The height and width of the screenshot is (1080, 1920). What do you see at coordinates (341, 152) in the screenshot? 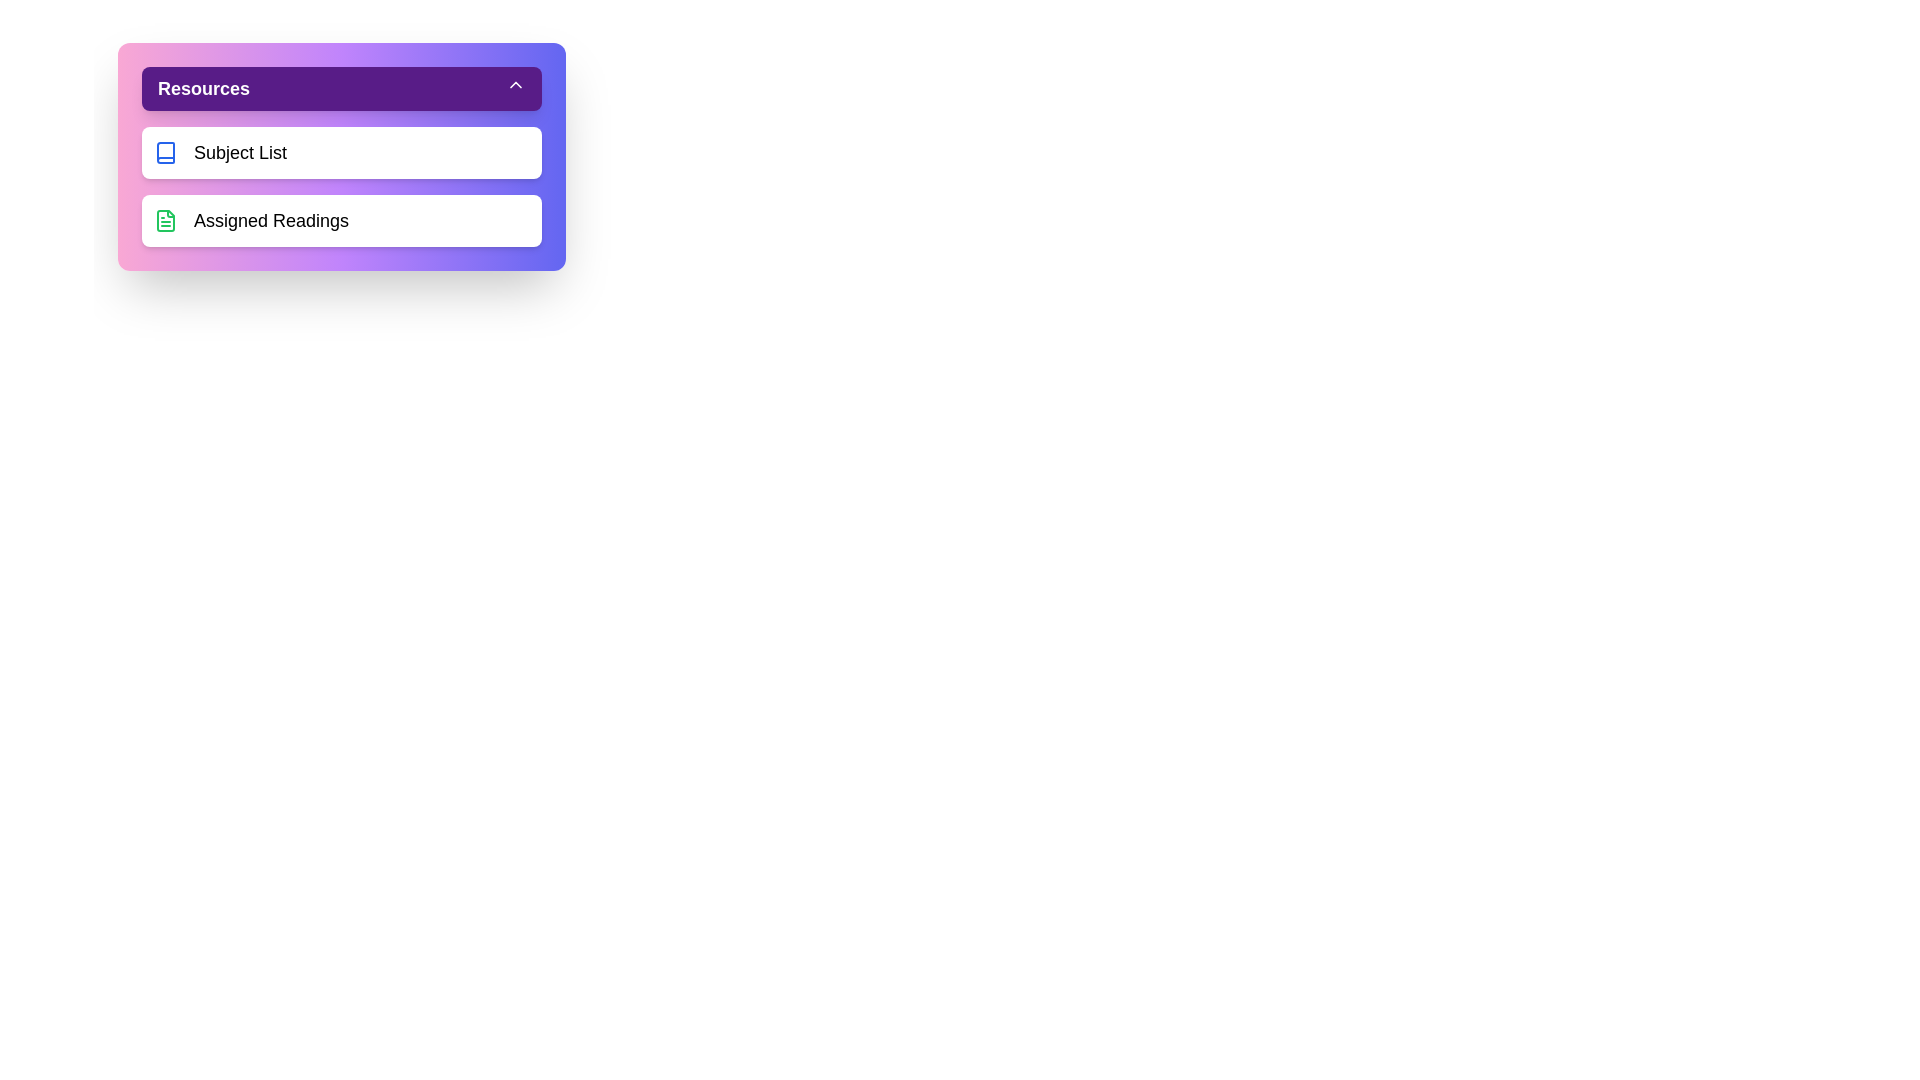
I see `the 'Subject List' interactive menu item` at bounding box center [341, 152].